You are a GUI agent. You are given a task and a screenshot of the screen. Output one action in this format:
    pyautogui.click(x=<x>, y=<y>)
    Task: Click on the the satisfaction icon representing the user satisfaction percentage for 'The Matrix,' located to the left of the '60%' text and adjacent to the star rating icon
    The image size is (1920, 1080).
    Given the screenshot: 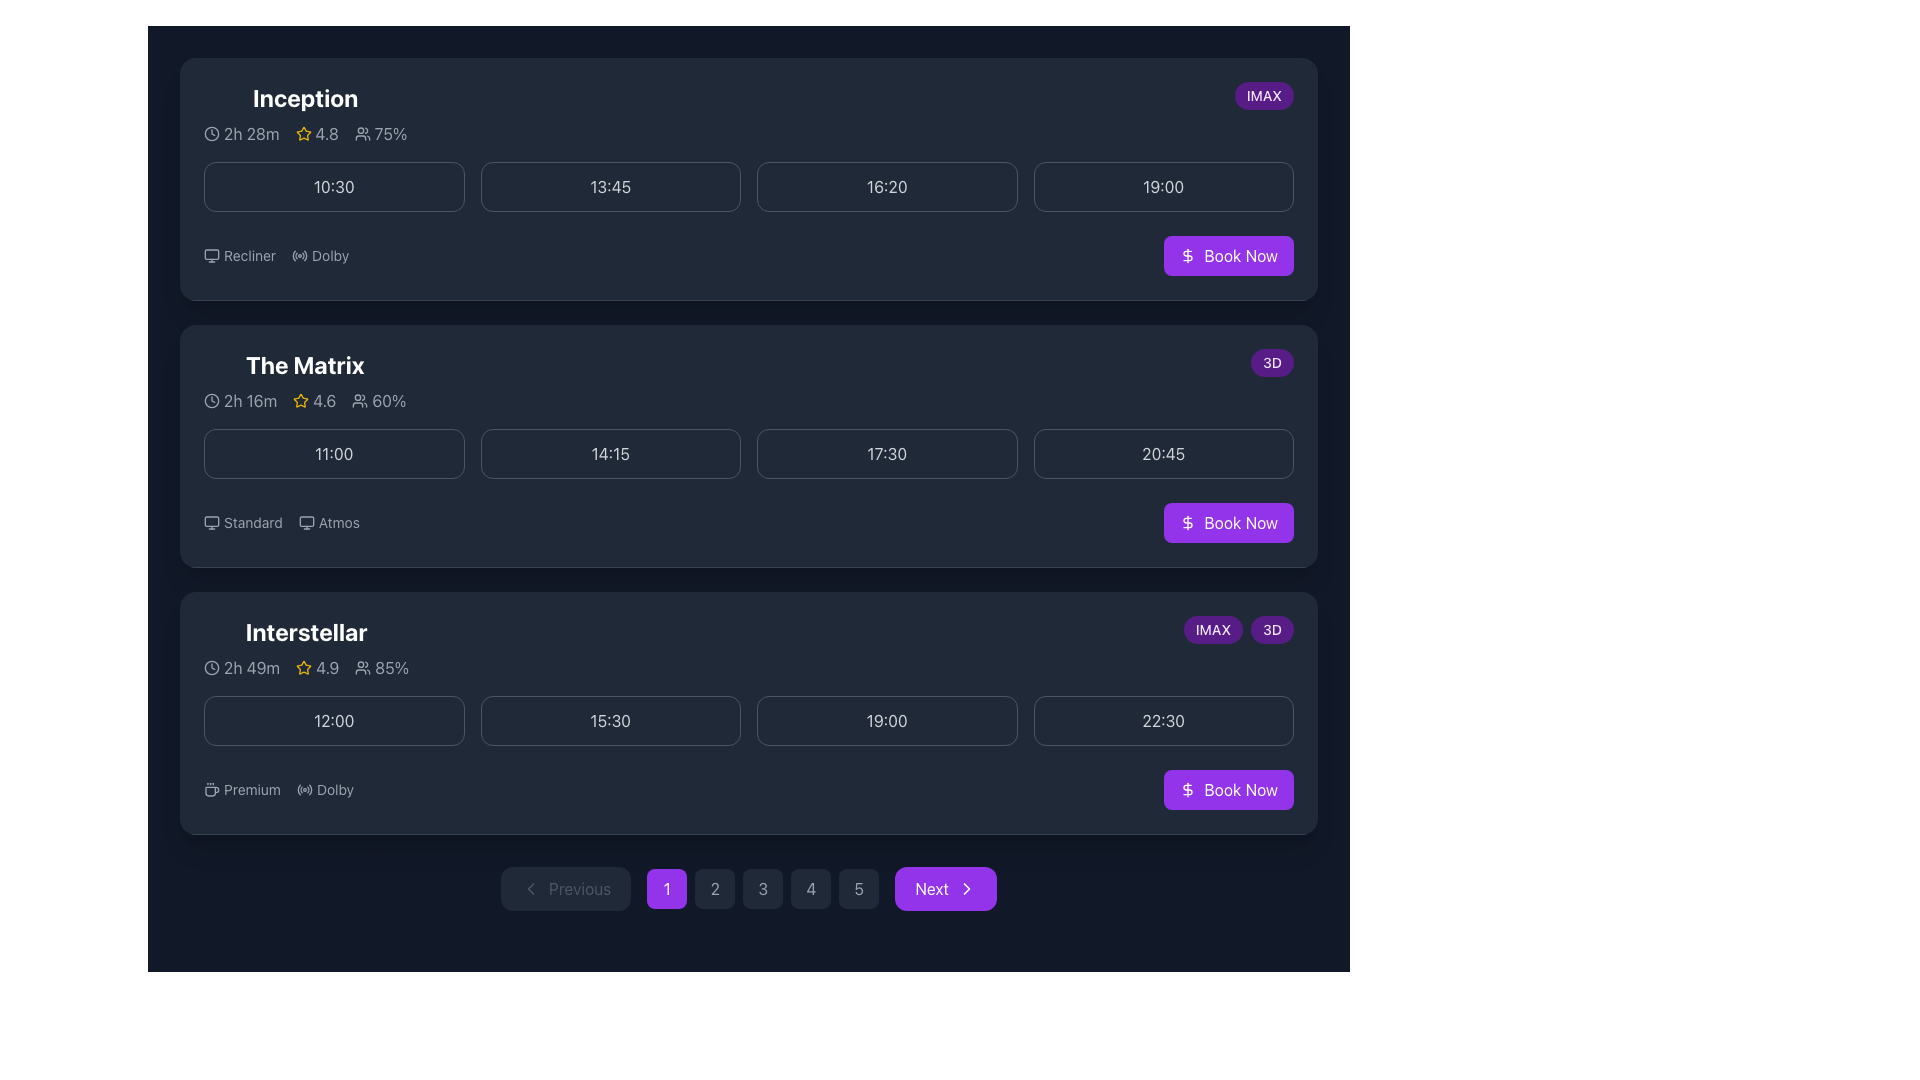 What is the action you would take?
    pyautogui.click(x=360, y=401)
    